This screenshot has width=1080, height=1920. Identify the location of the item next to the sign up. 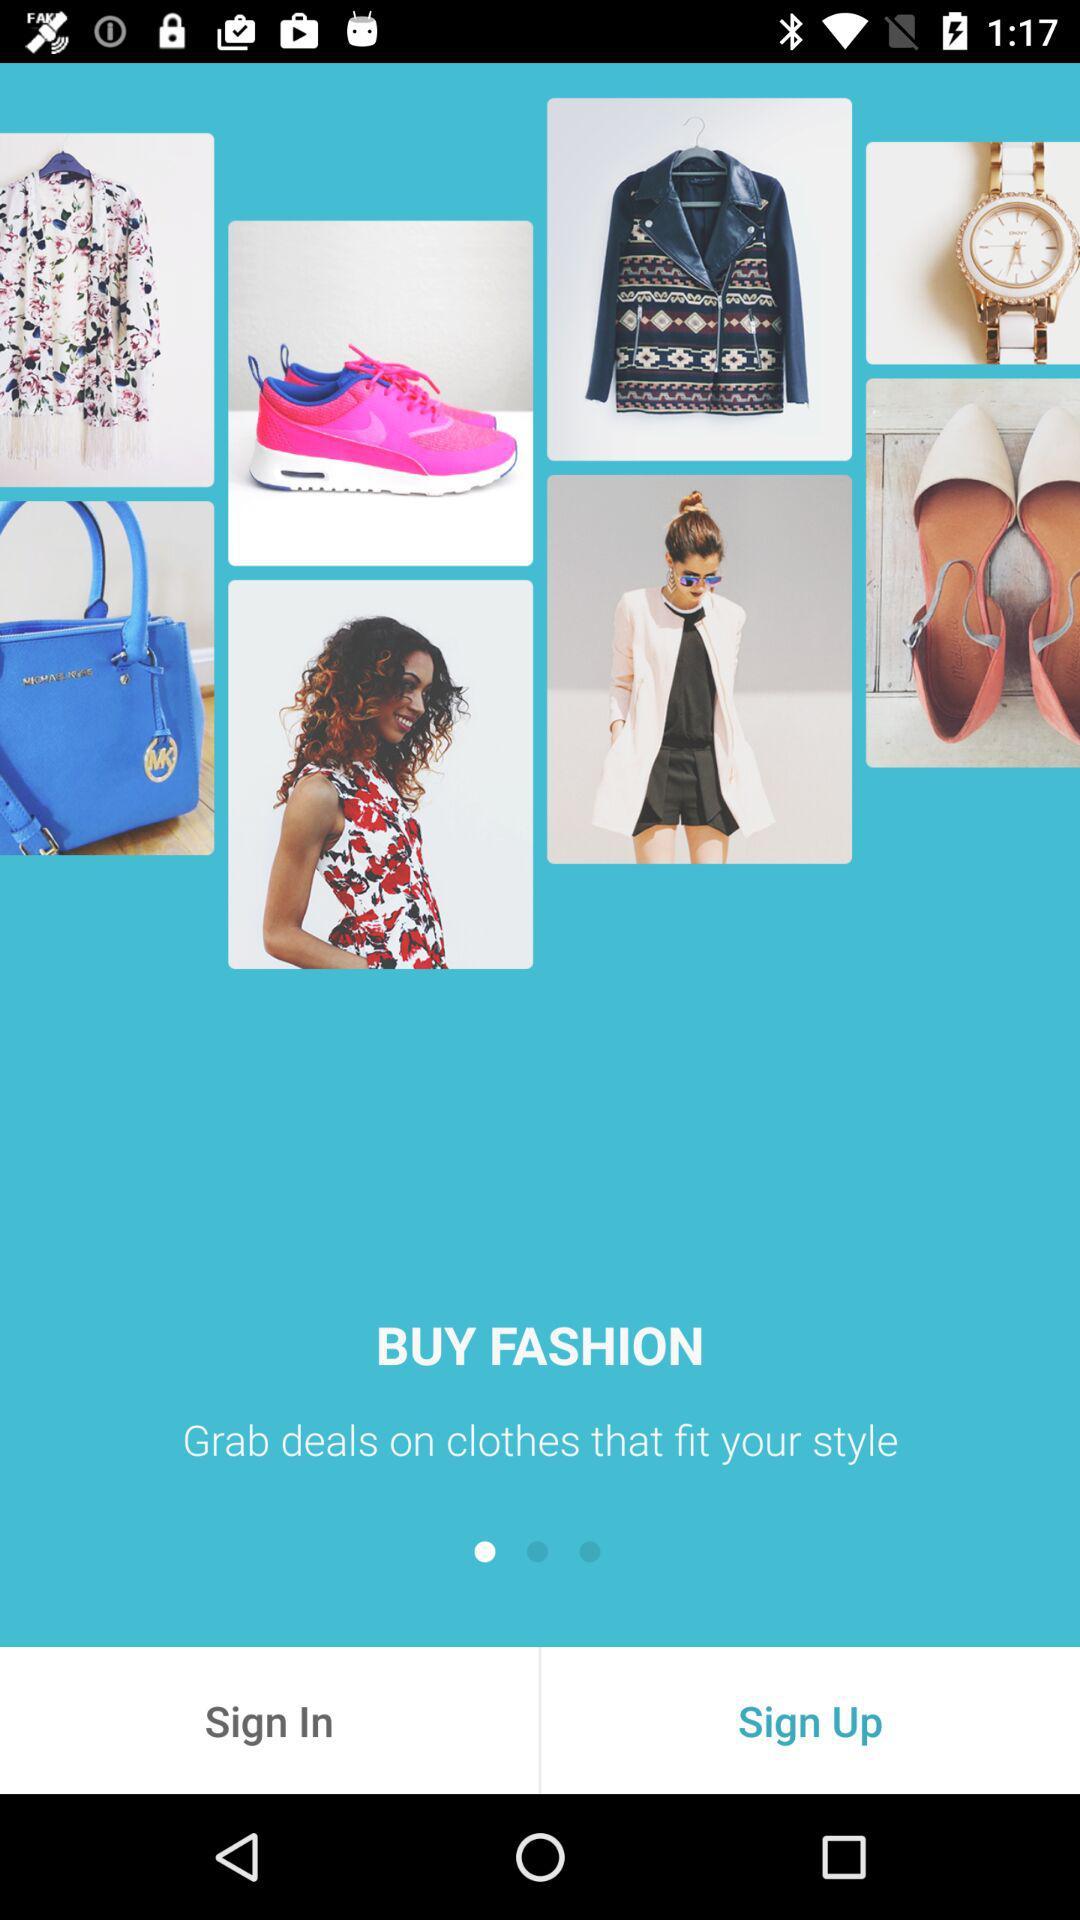
(268, 1719).